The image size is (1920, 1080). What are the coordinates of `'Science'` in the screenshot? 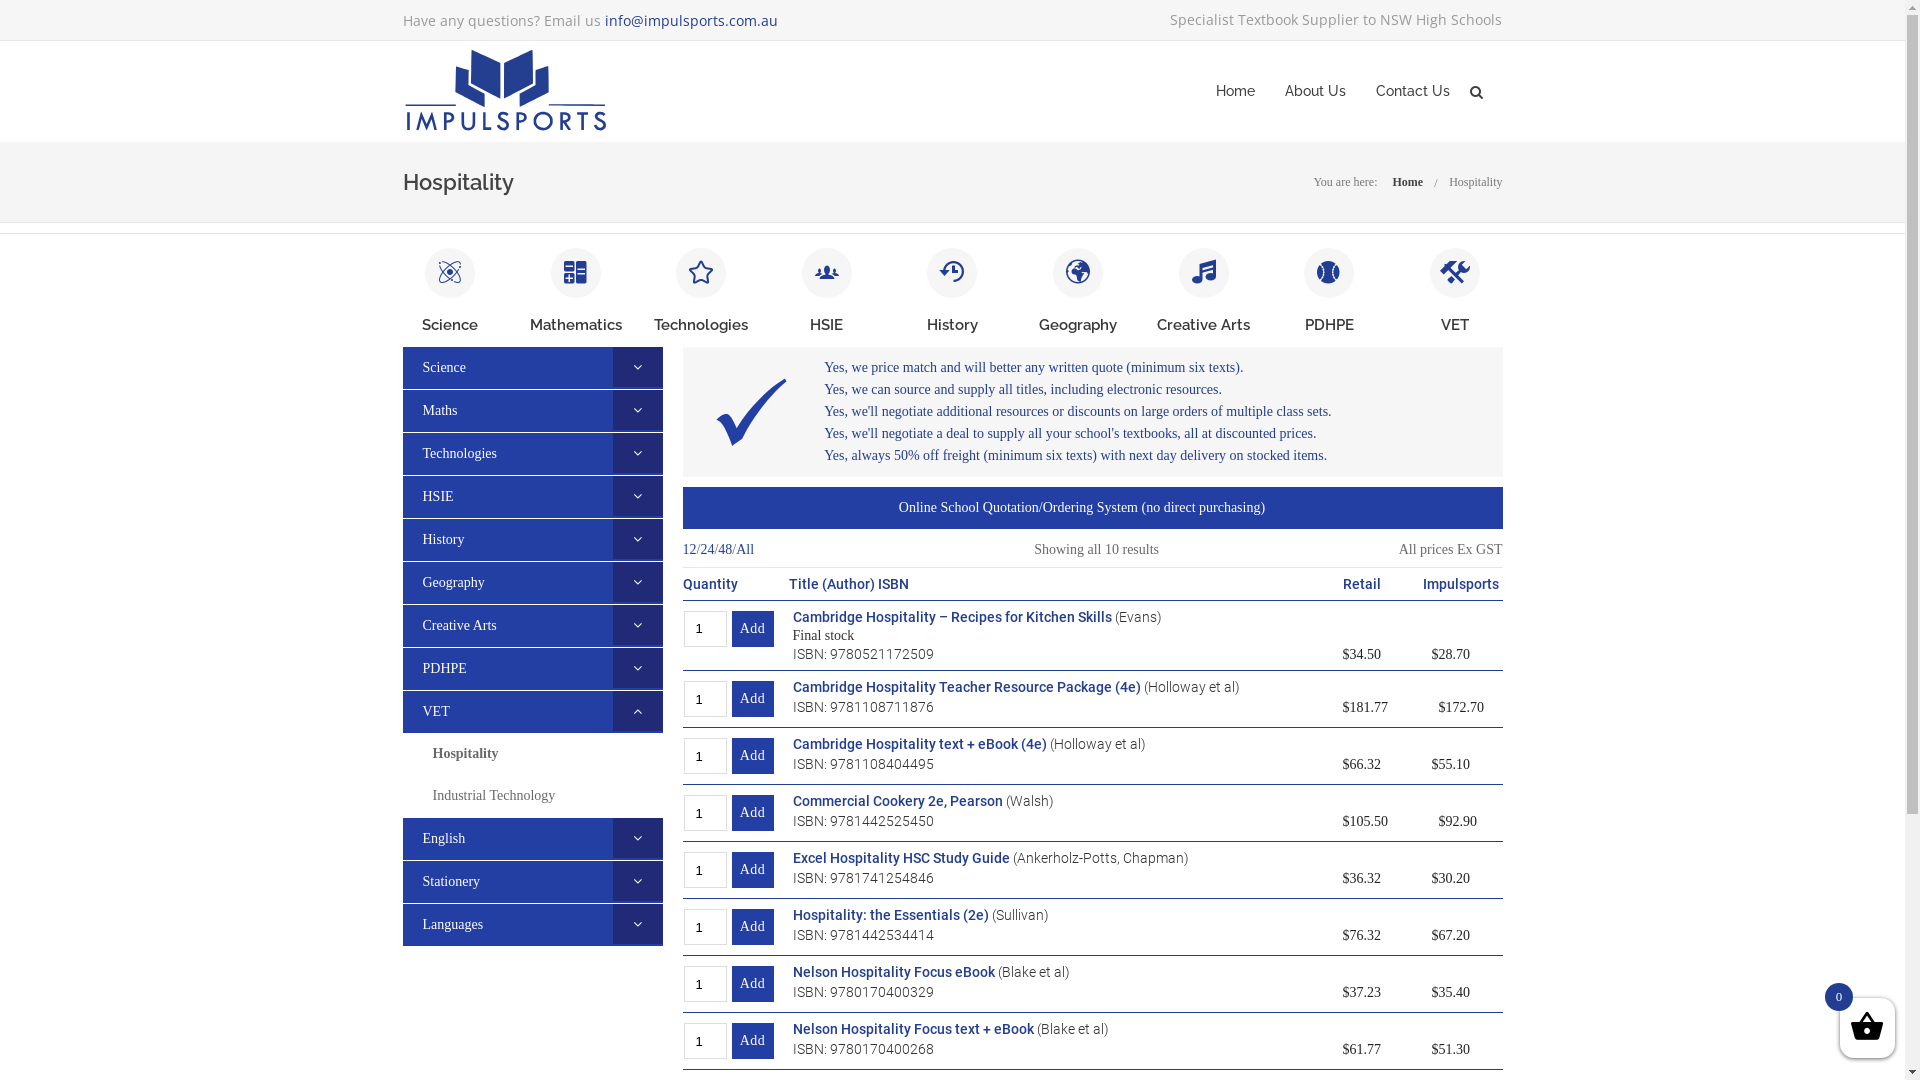 It's located at (449, 323).